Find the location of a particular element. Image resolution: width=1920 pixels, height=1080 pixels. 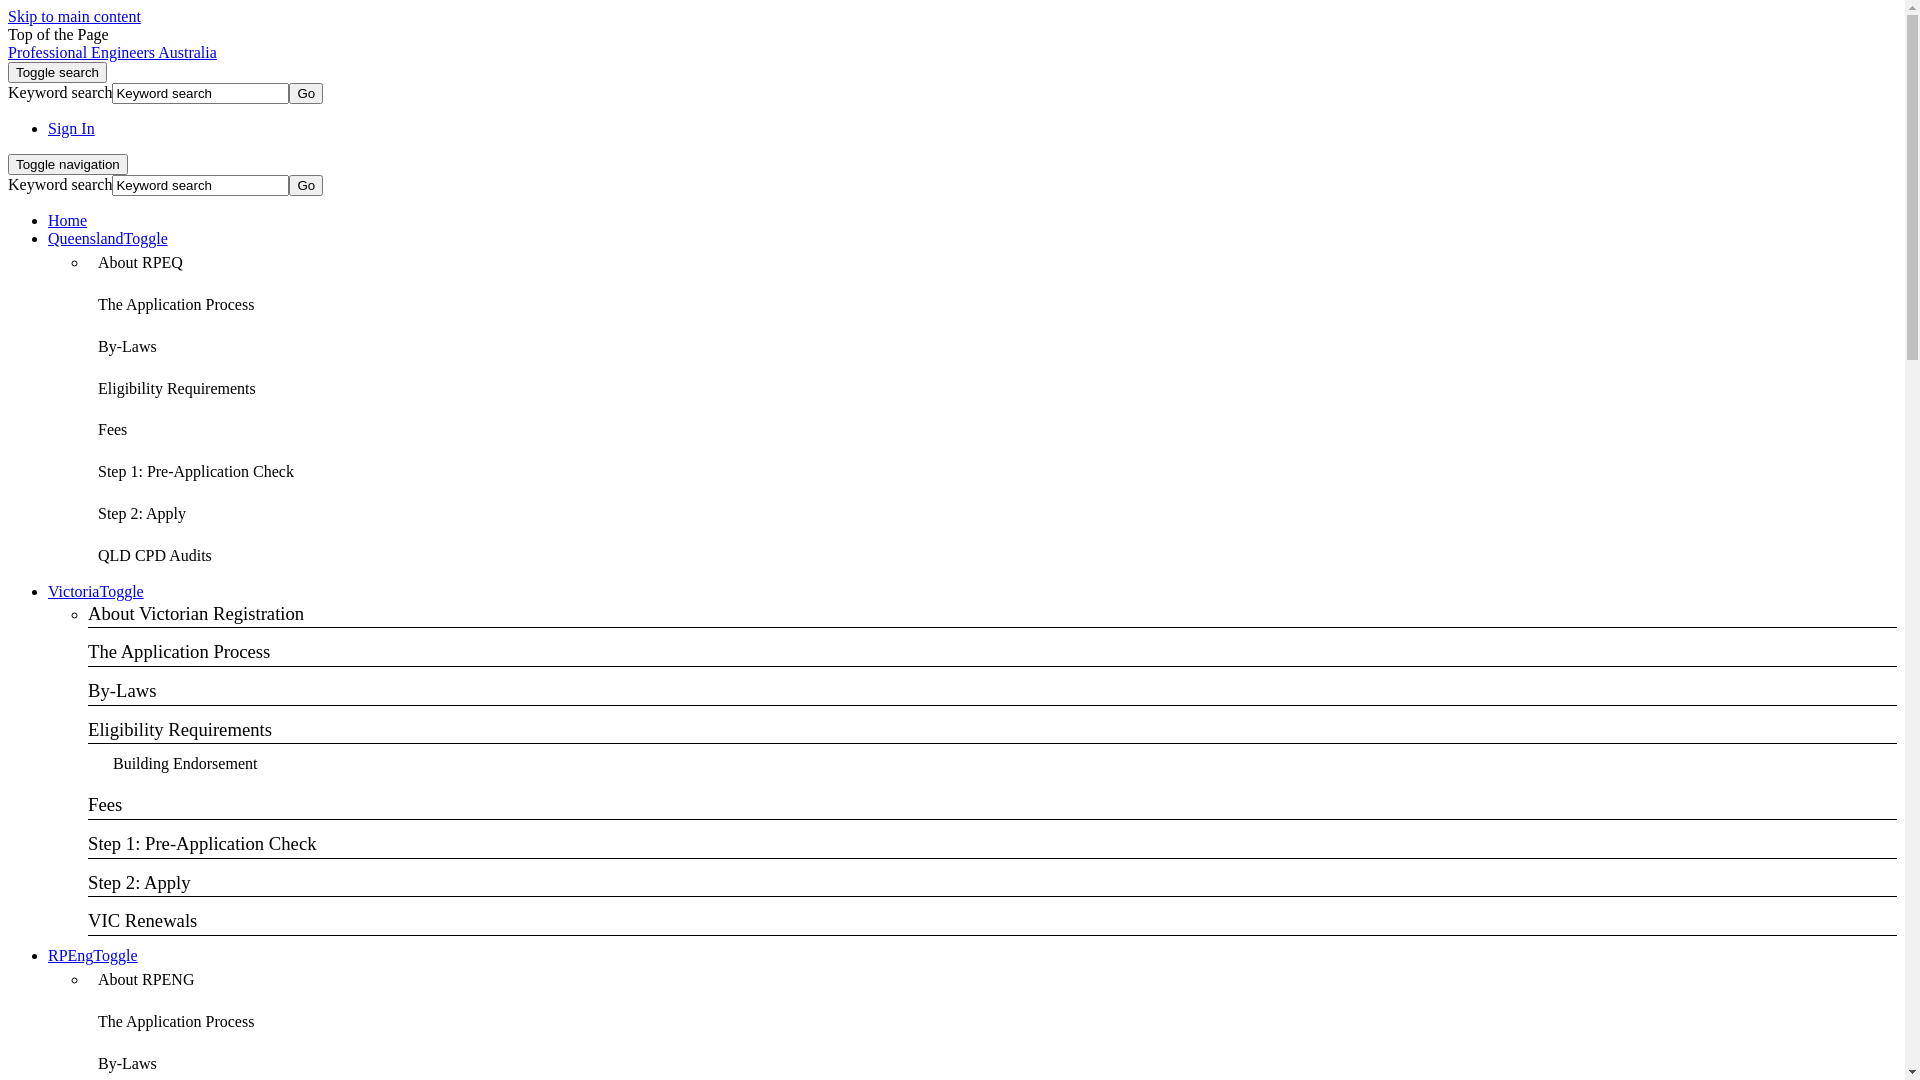

'Top of the Page' is located at coordinates (58, 34).